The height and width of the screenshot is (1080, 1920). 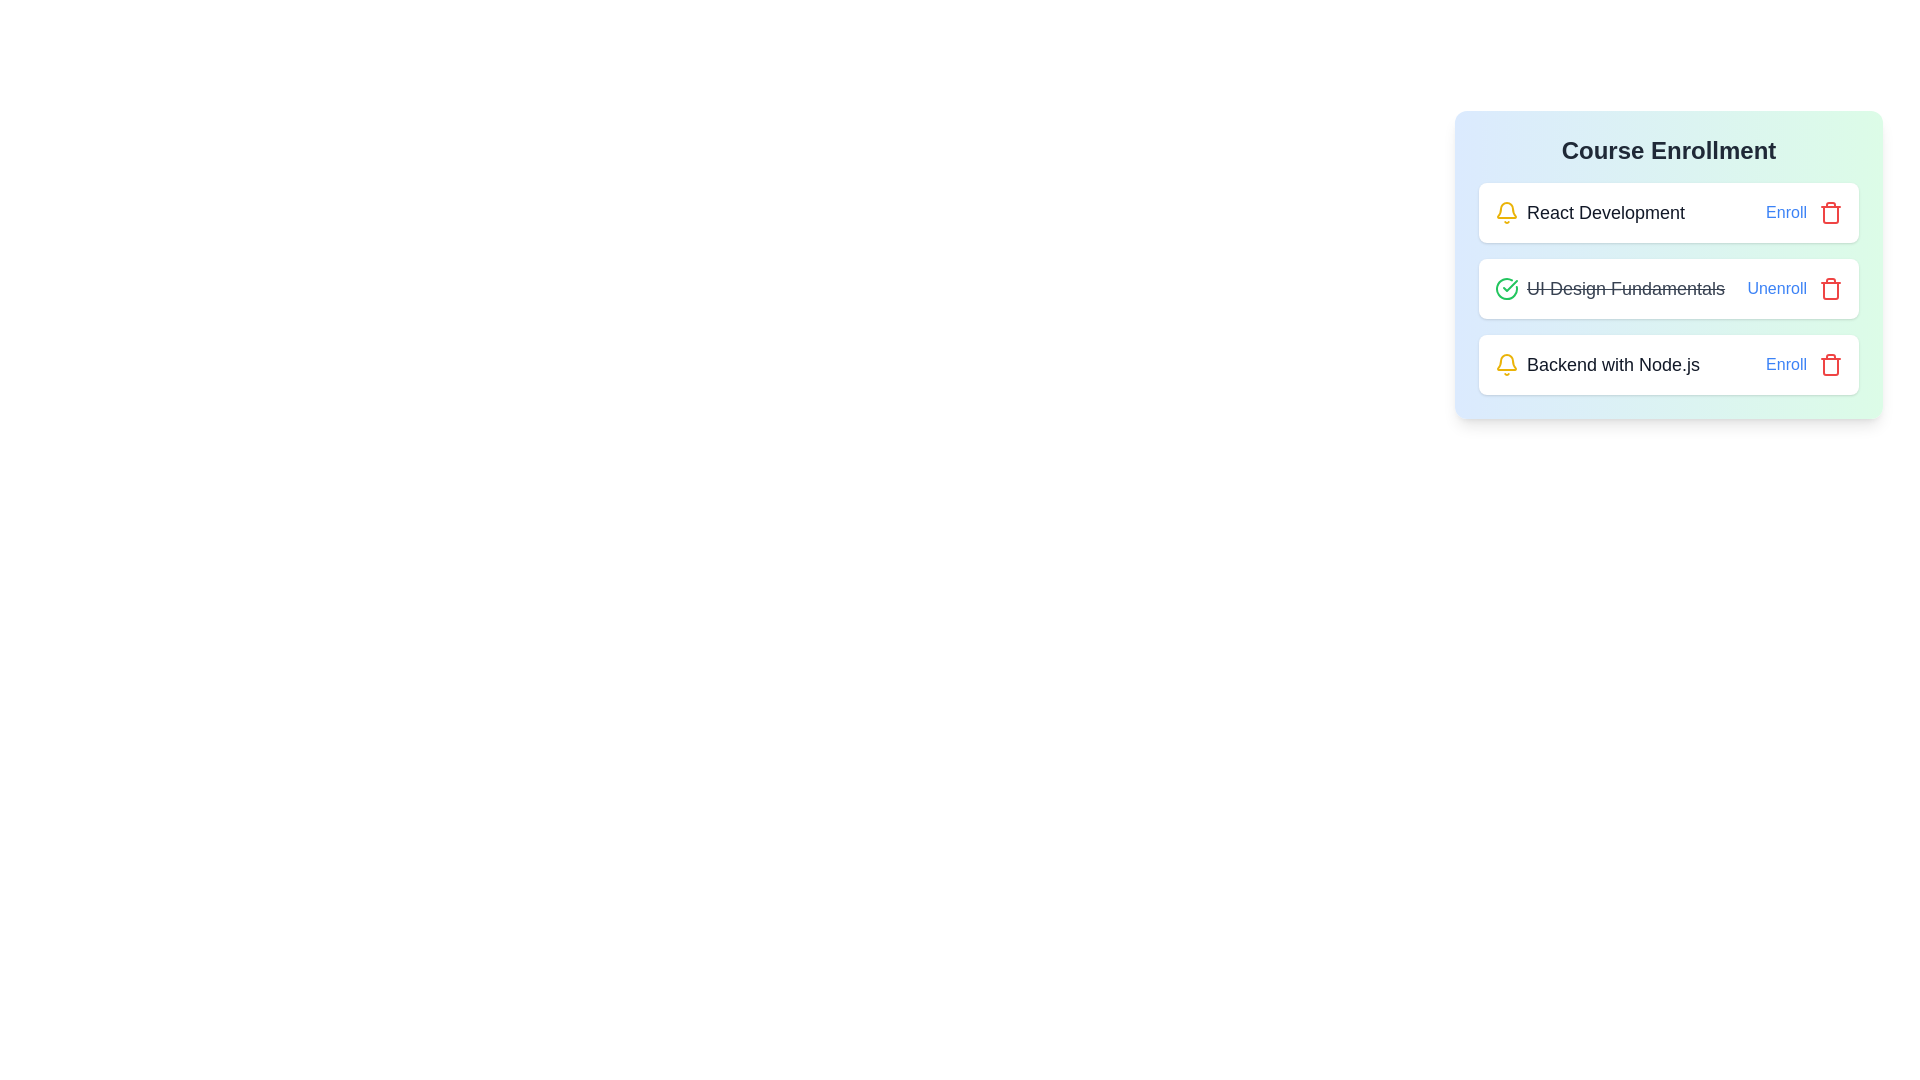 I want to click on the remove button for the course Backend with Node.js, so click(x=1830, y=365).